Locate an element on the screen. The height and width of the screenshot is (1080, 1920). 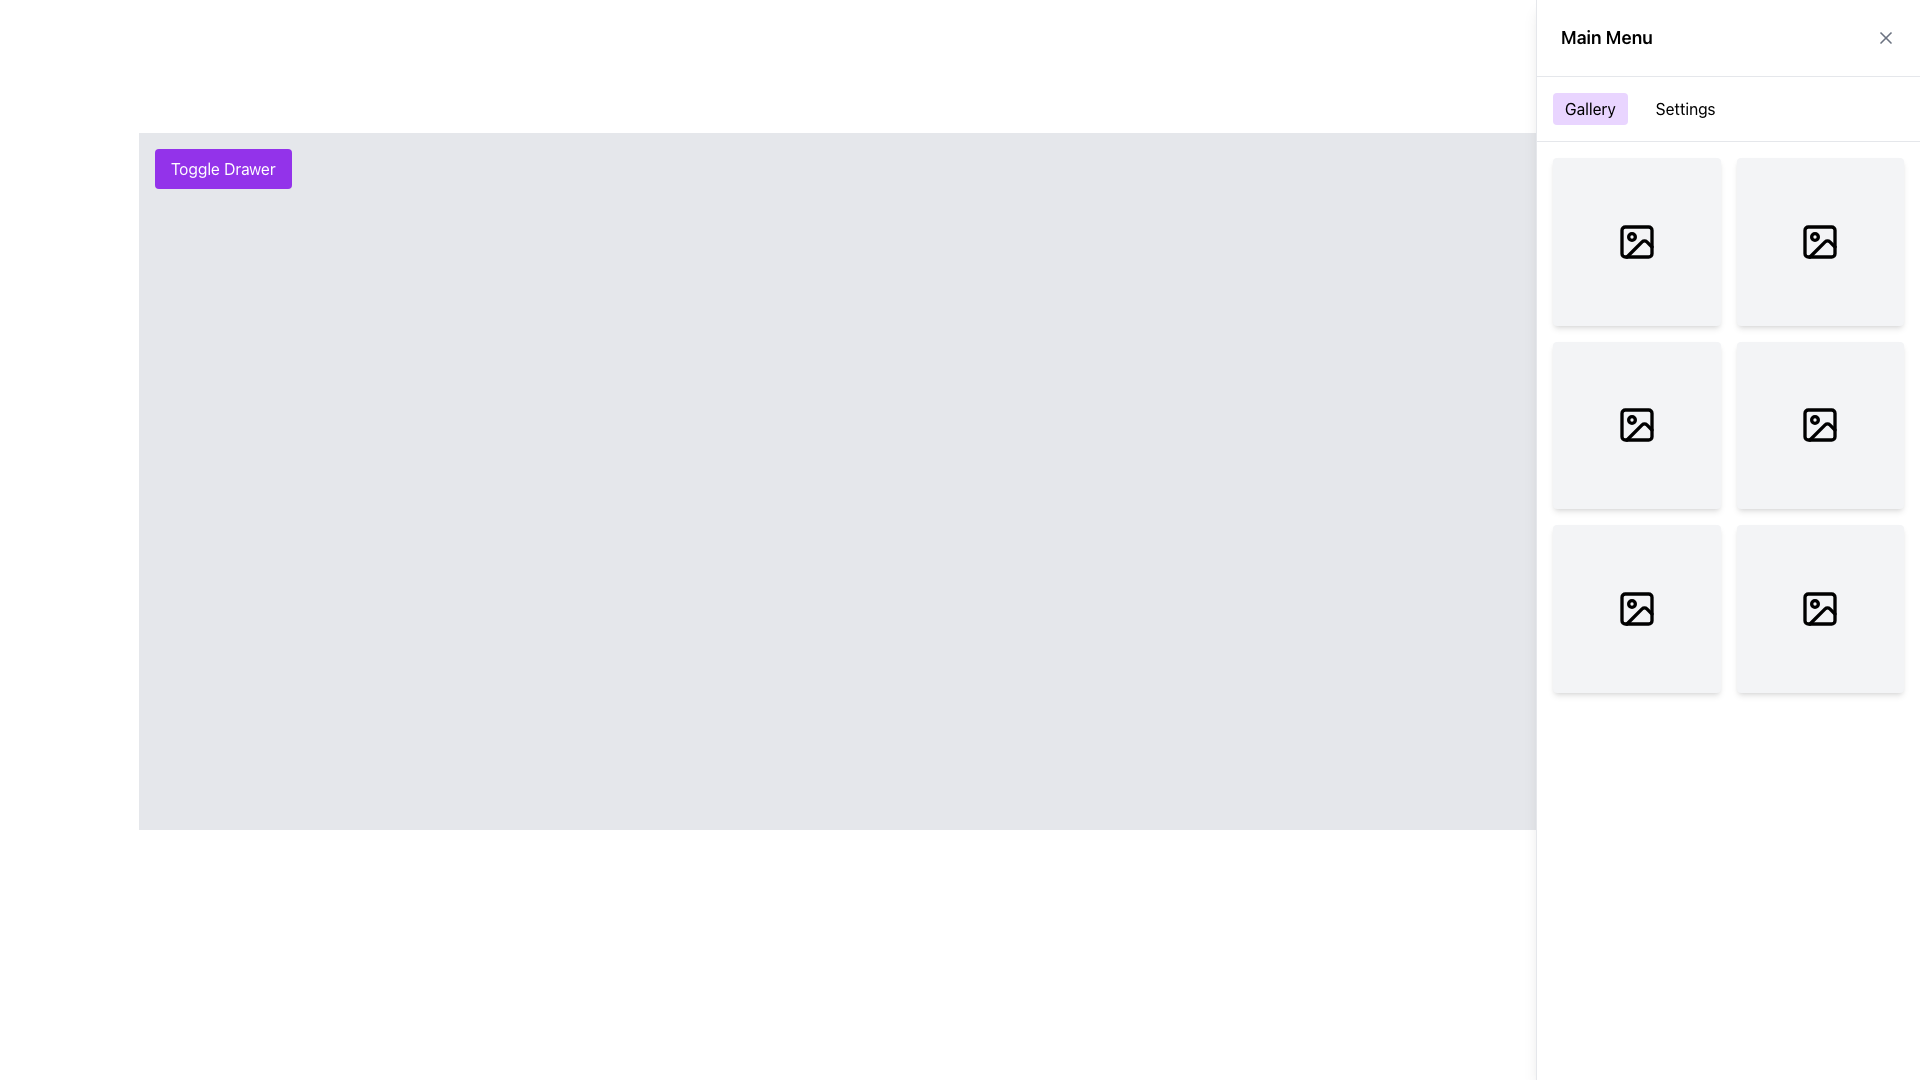
the bottom-left icon in the 2x2 grid on the right-side panel is located at coordinates (1636, 607).